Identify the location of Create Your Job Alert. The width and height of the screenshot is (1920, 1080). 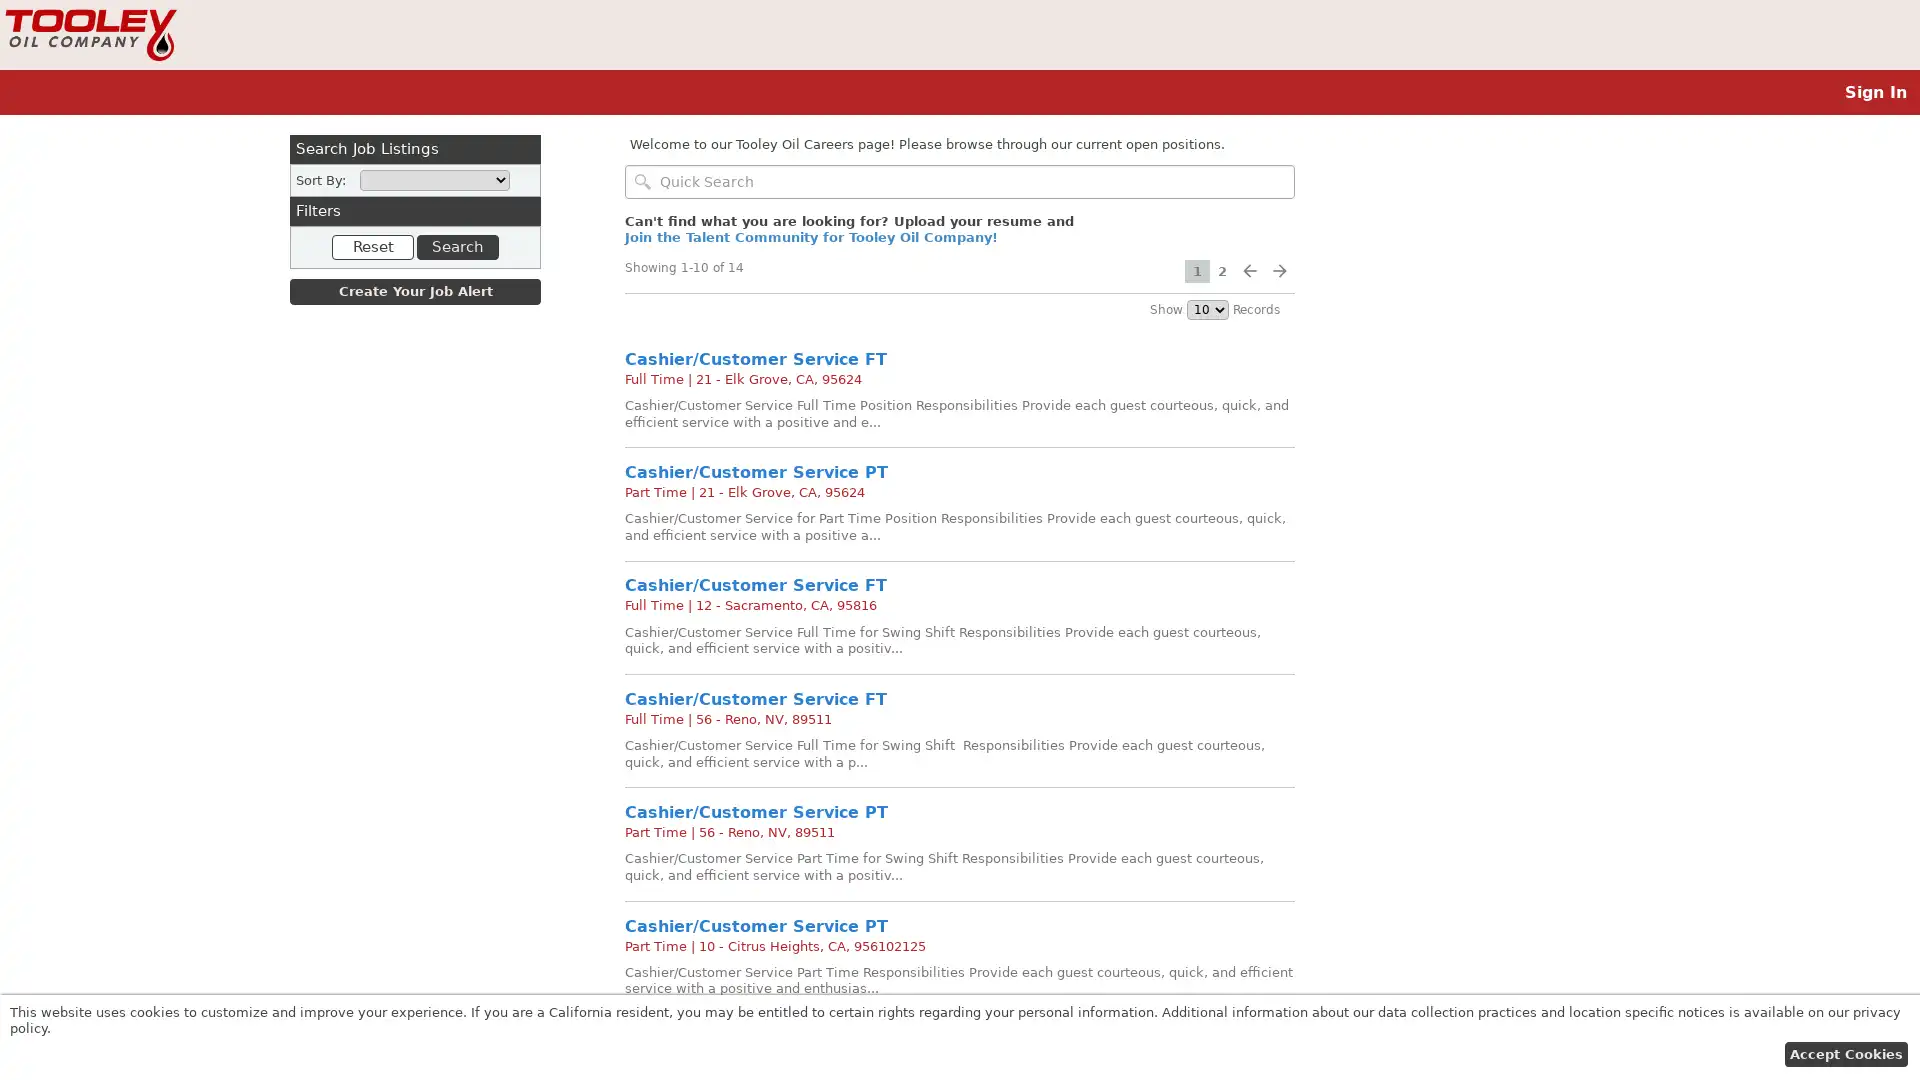
(414, 292).